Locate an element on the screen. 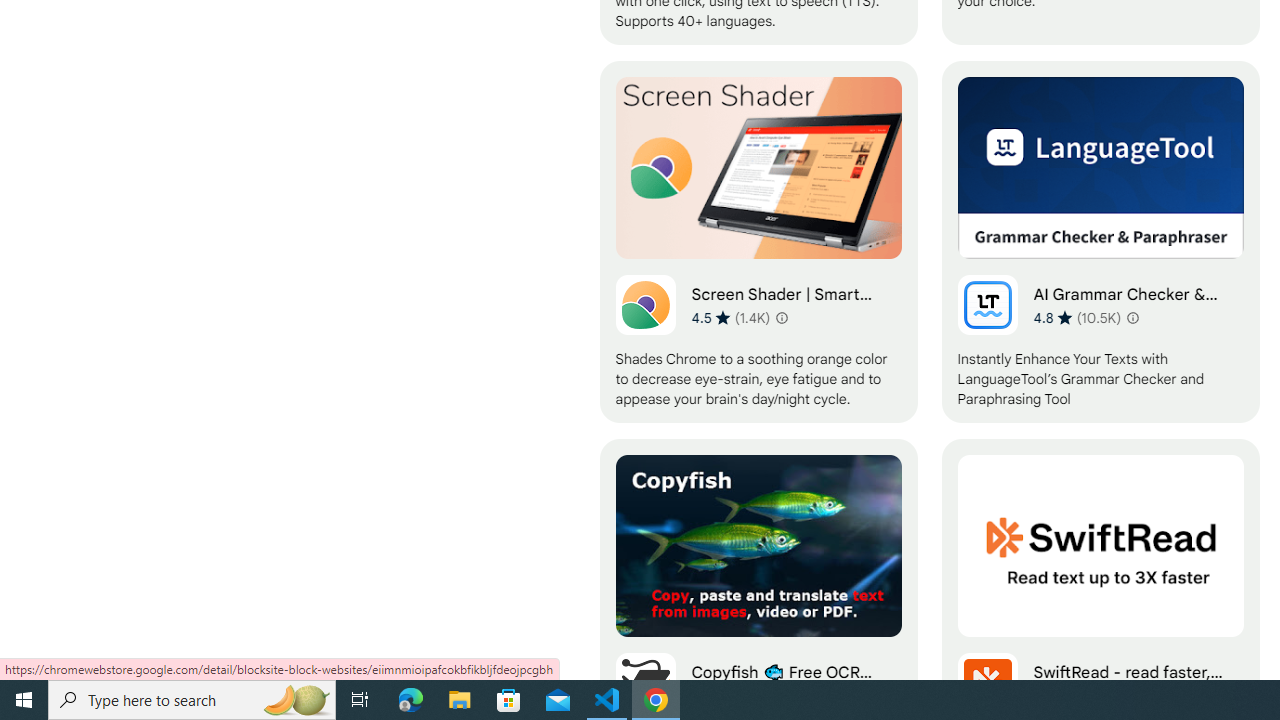  'Screen Shader | Smart Screen Tinting' is located at coordinates (757, 241).